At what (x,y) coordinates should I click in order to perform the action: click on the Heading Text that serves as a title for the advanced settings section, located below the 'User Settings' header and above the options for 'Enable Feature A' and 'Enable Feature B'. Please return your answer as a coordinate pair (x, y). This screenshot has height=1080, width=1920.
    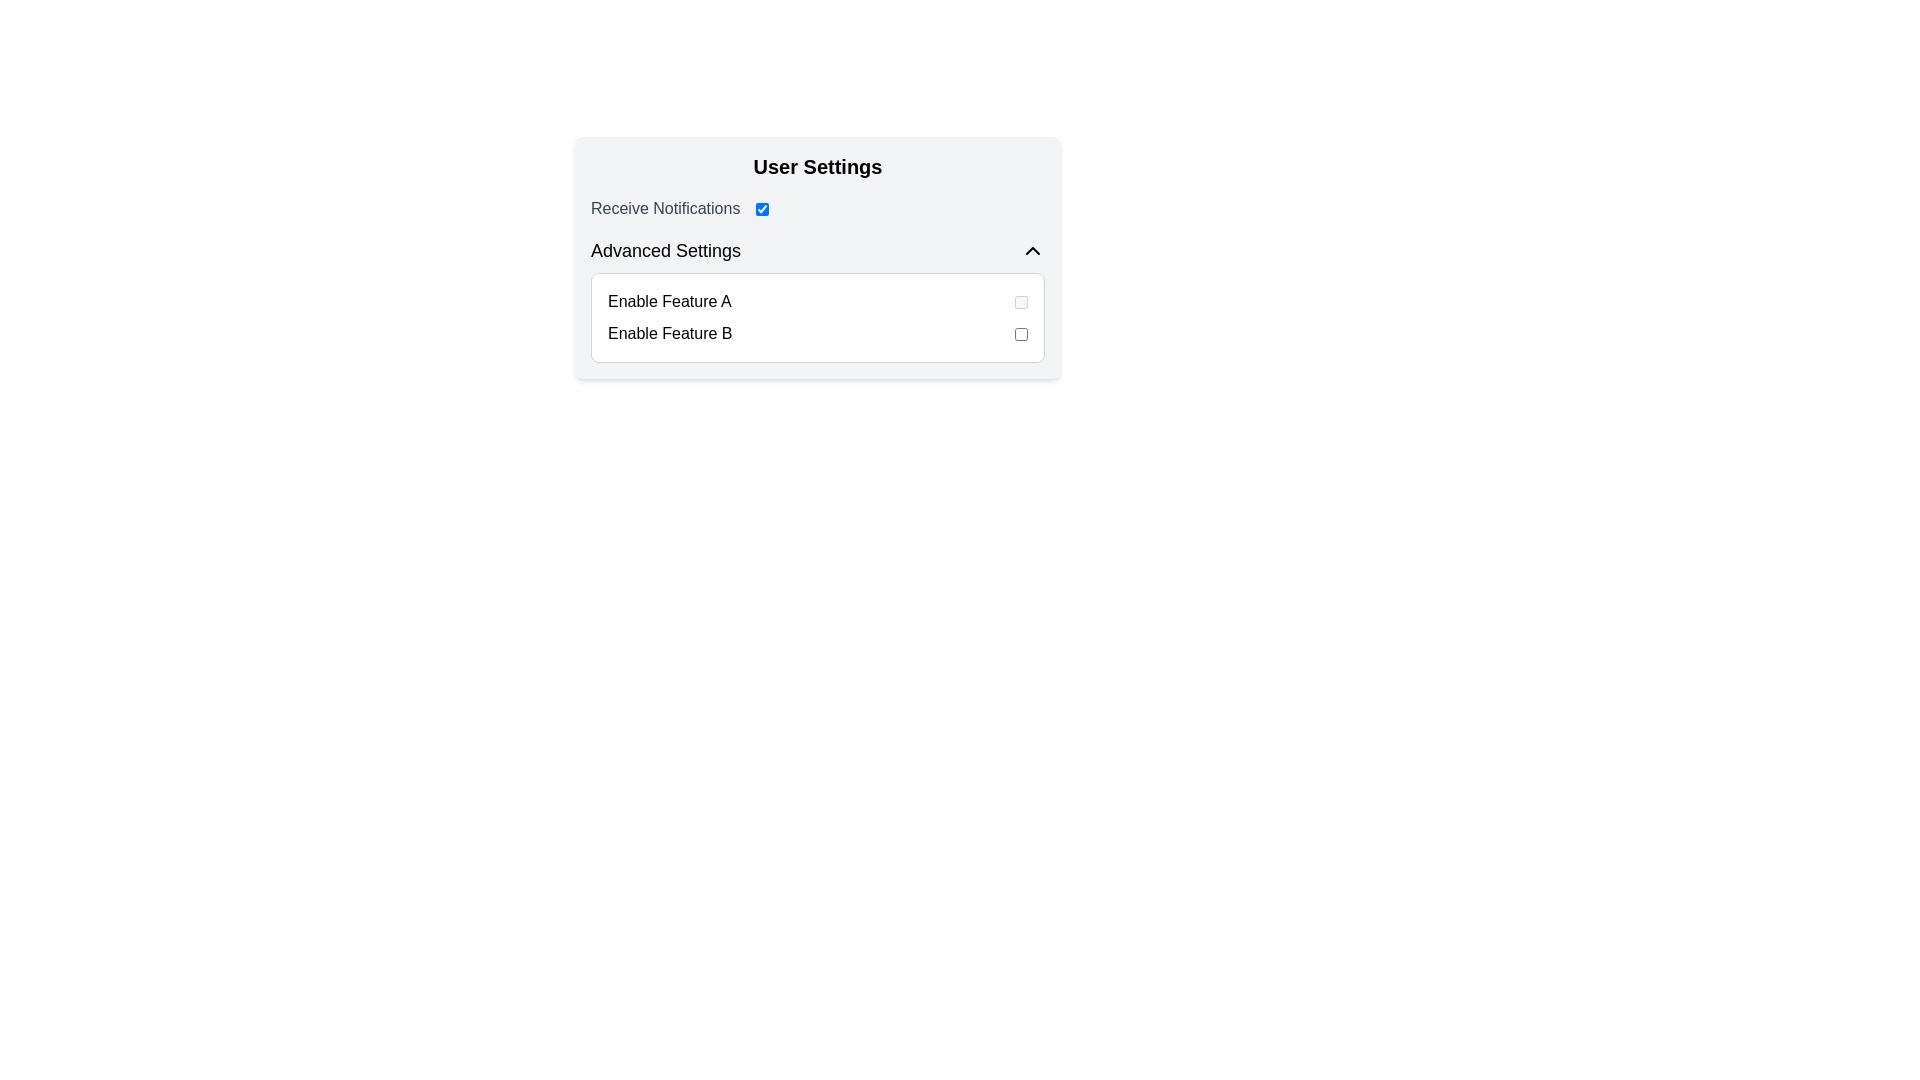
    Looking at the image, I should click on (666, 249).